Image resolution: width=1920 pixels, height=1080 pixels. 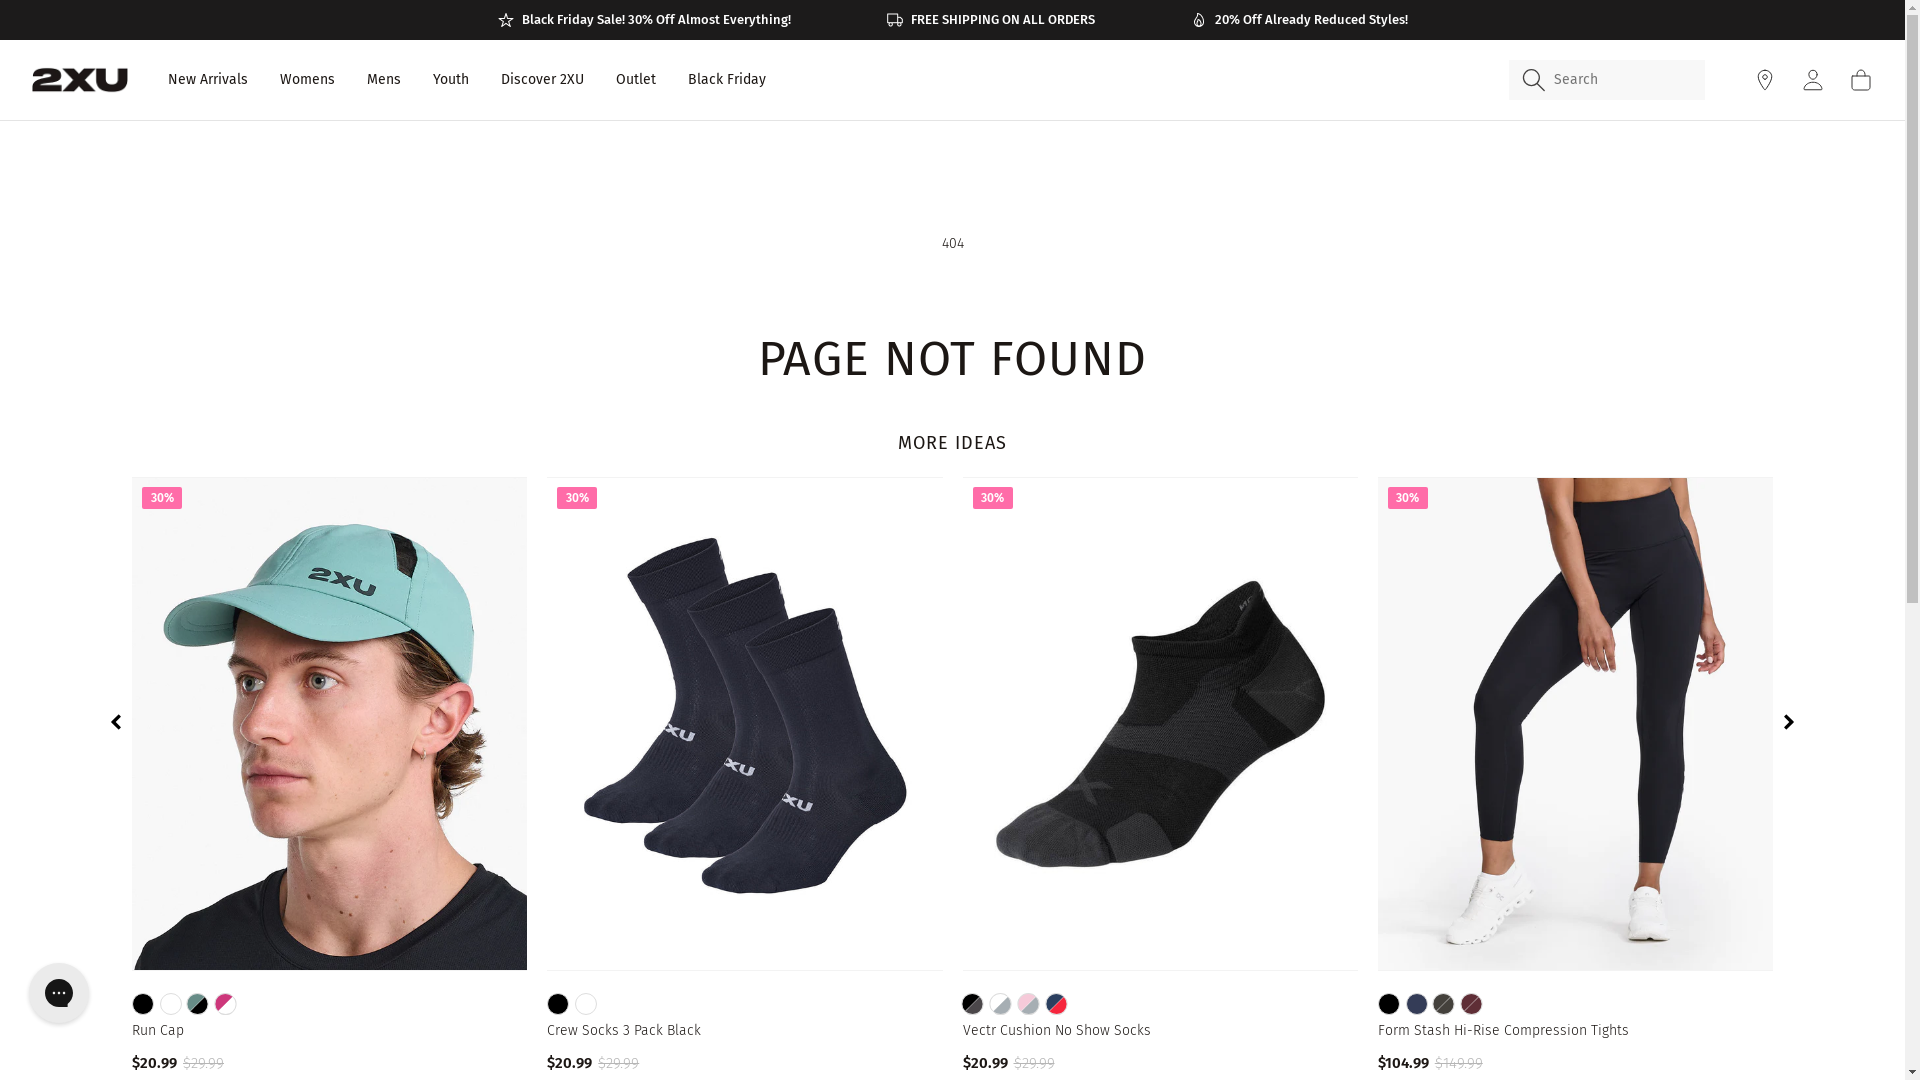 I want to click on 'Outlet', so click(x=634, y=79).